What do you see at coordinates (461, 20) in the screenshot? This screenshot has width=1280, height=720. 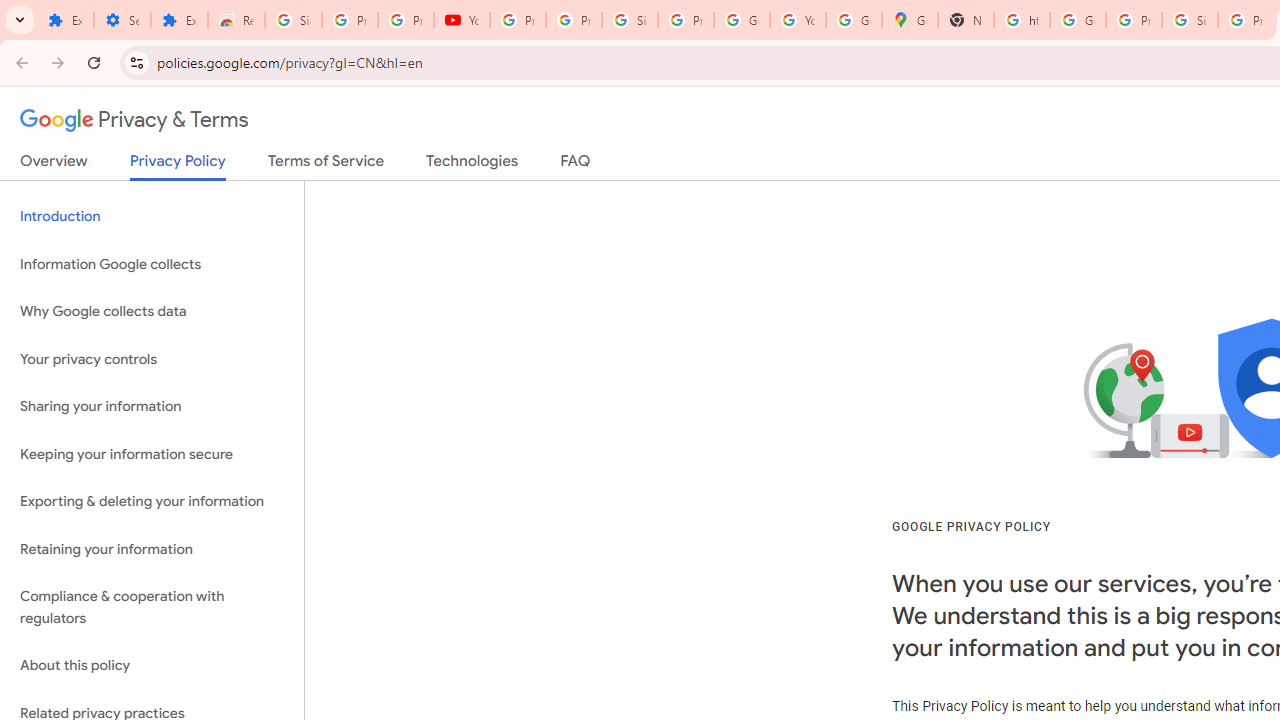 I see `'YouTube'` at bounding box center [461, 20].